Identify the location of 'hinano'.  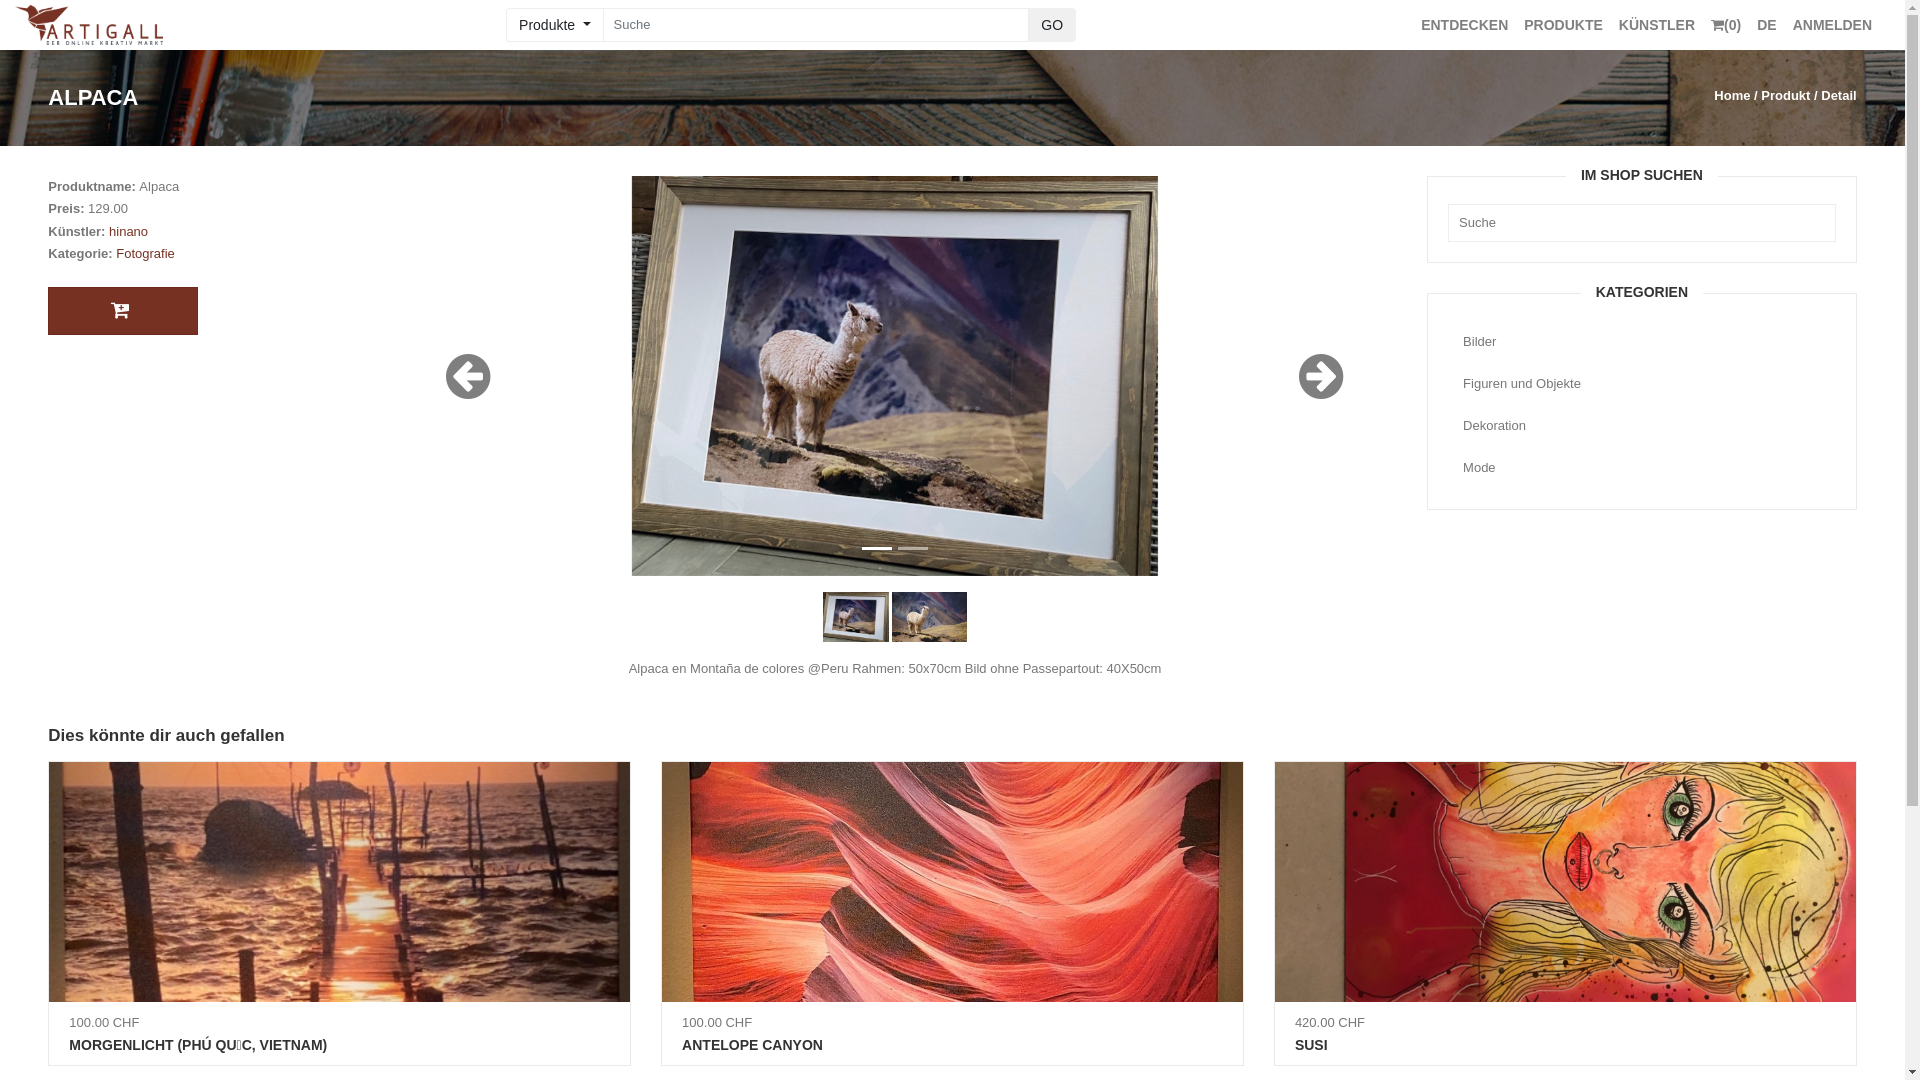
(127, 230).